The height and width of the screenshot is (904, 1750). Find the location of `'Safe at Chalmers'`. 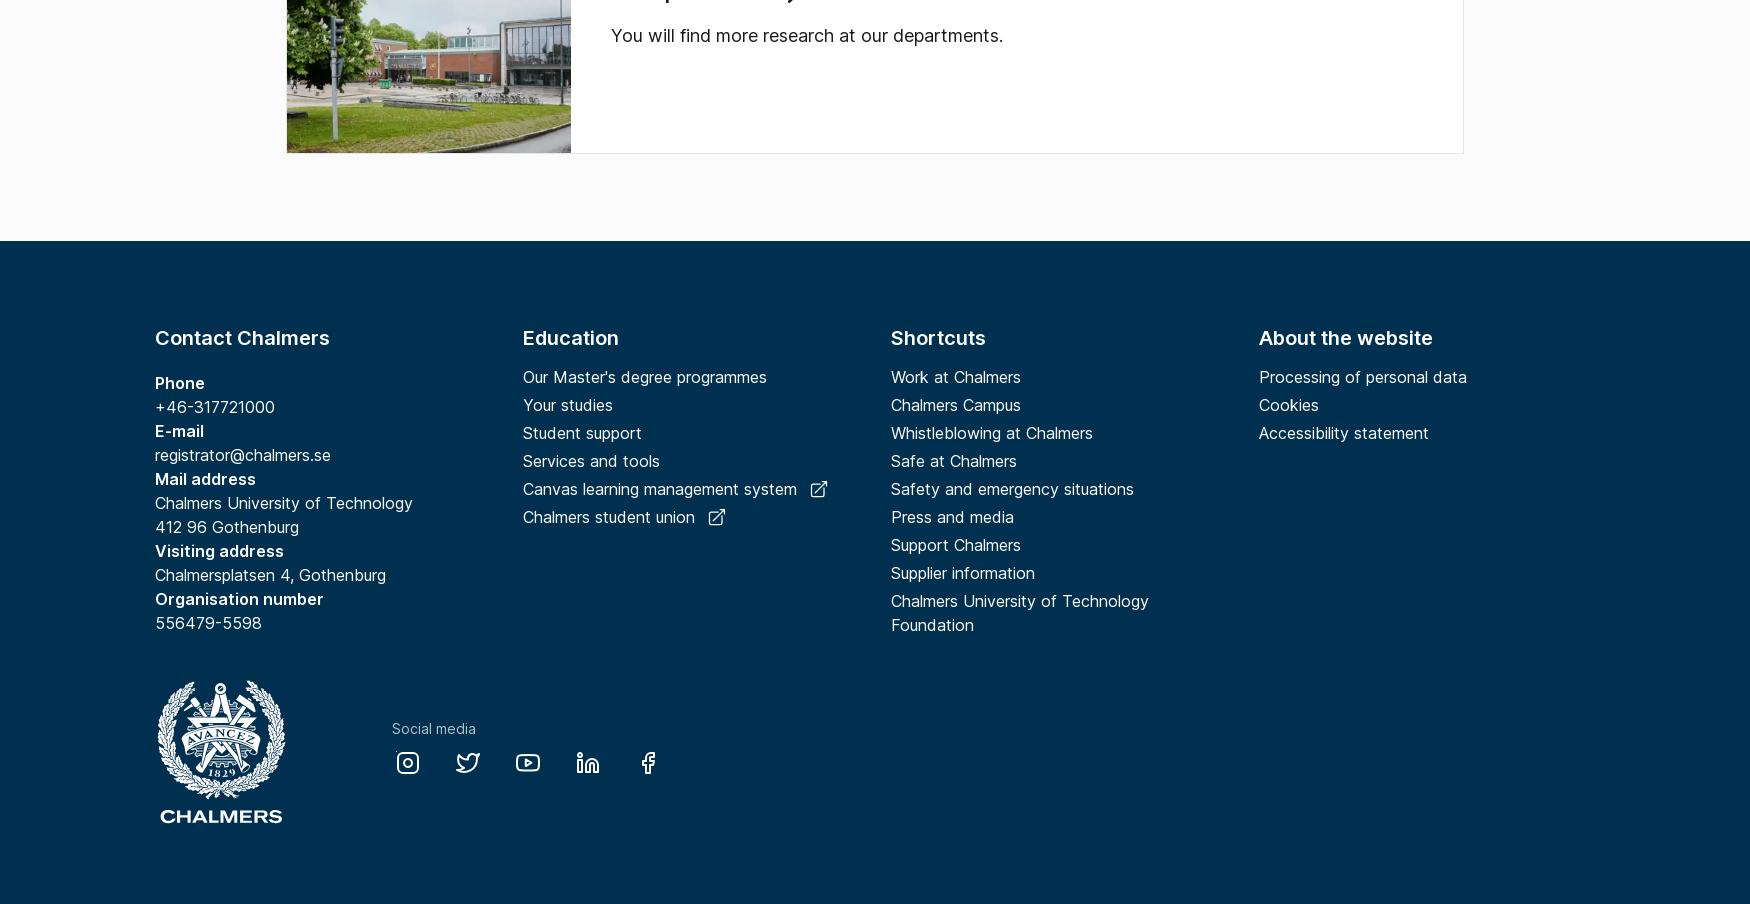

'Safe at Chalmers' is located at coordinates (953, 460).